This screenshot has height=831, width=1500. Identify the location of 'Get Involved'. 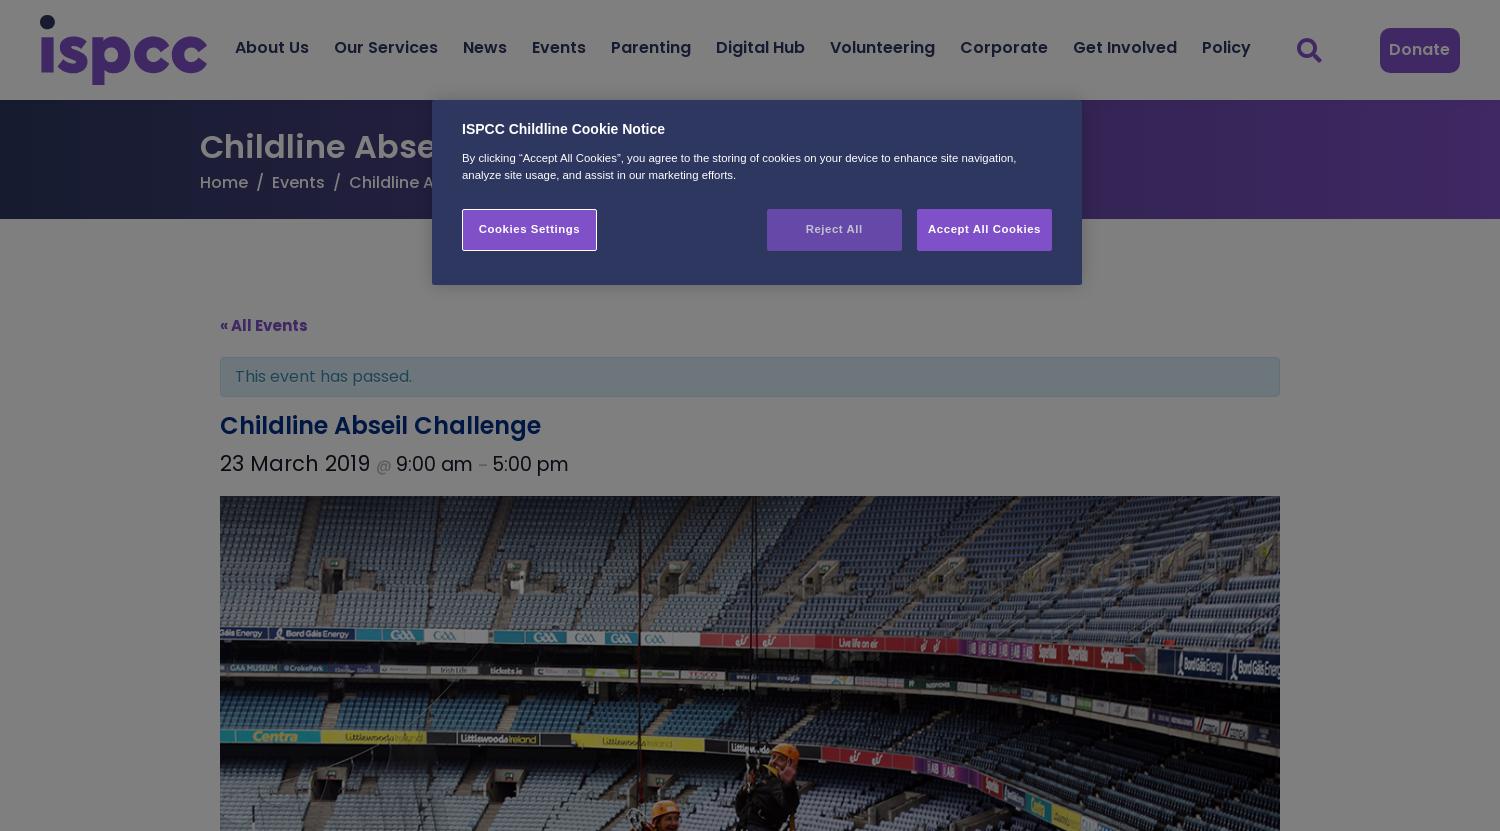
(1071, 46).